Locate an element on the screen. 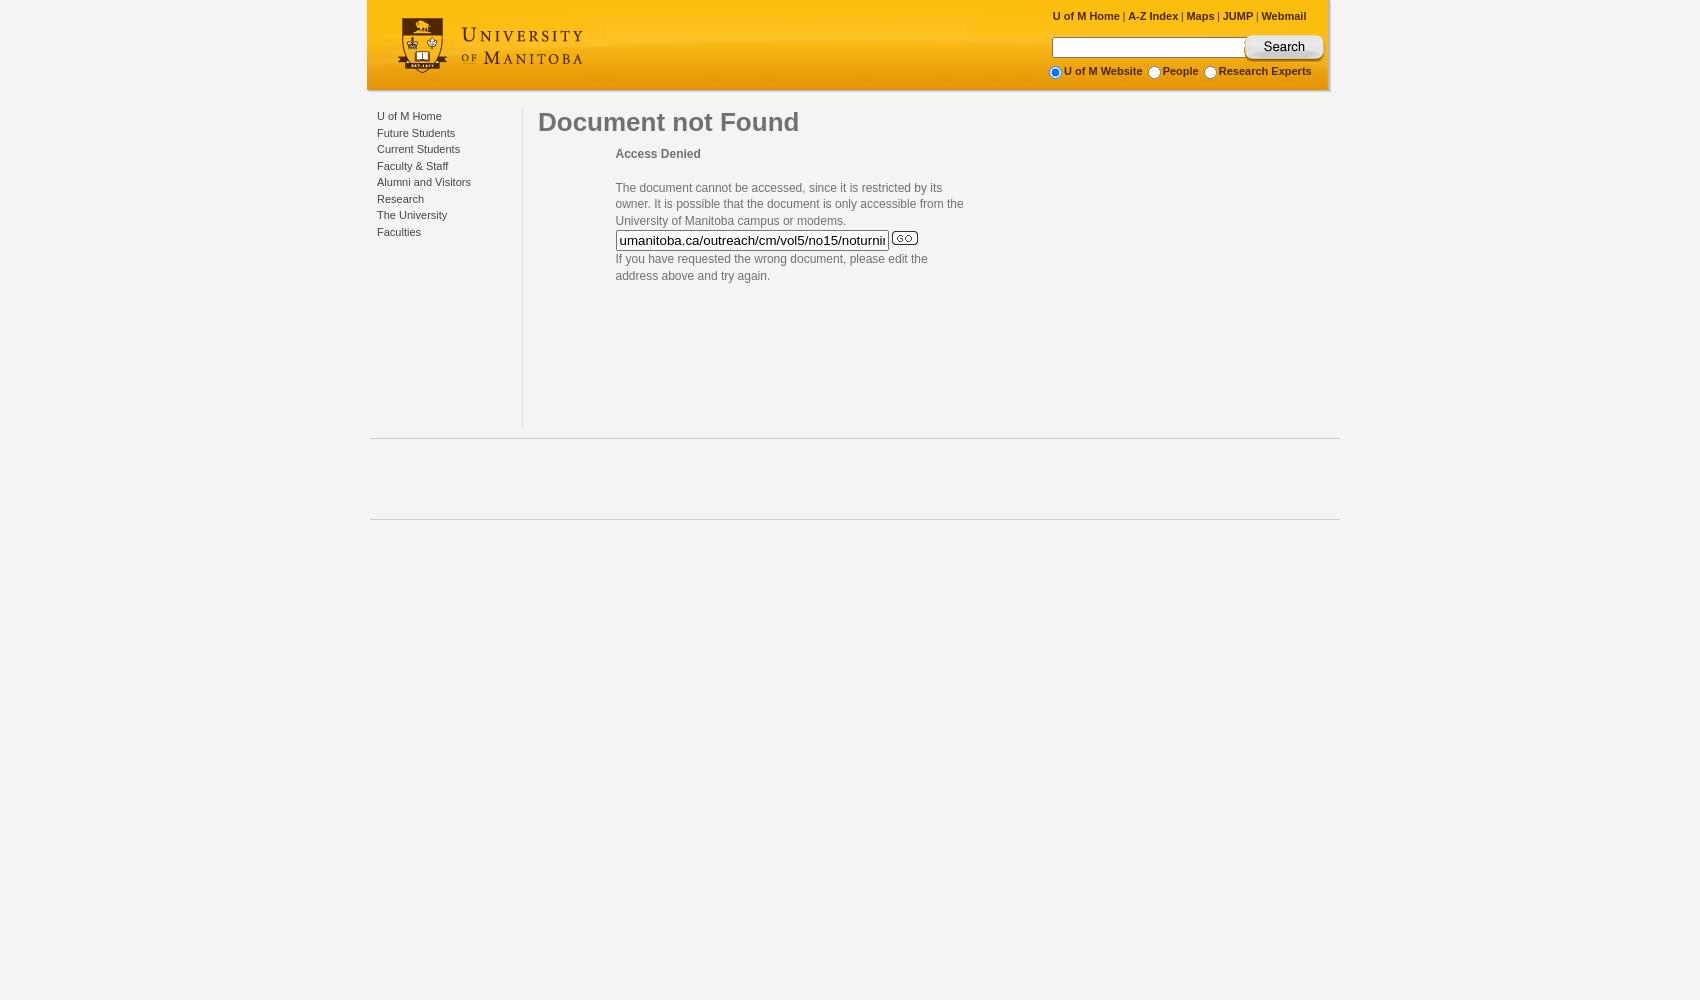 The height and width of the screenshot is (1000, 1700). 'Current Students' is located at coordinates (417, 149).